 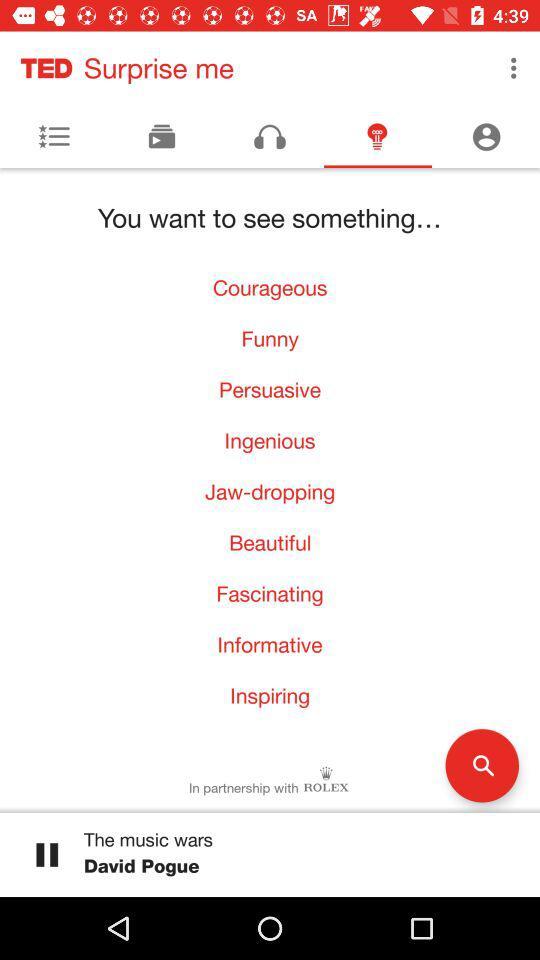 What do you see at coordinates (270, 388) in the screenshot?
I see `the icon below funny item` at bounding box center [270, 388].